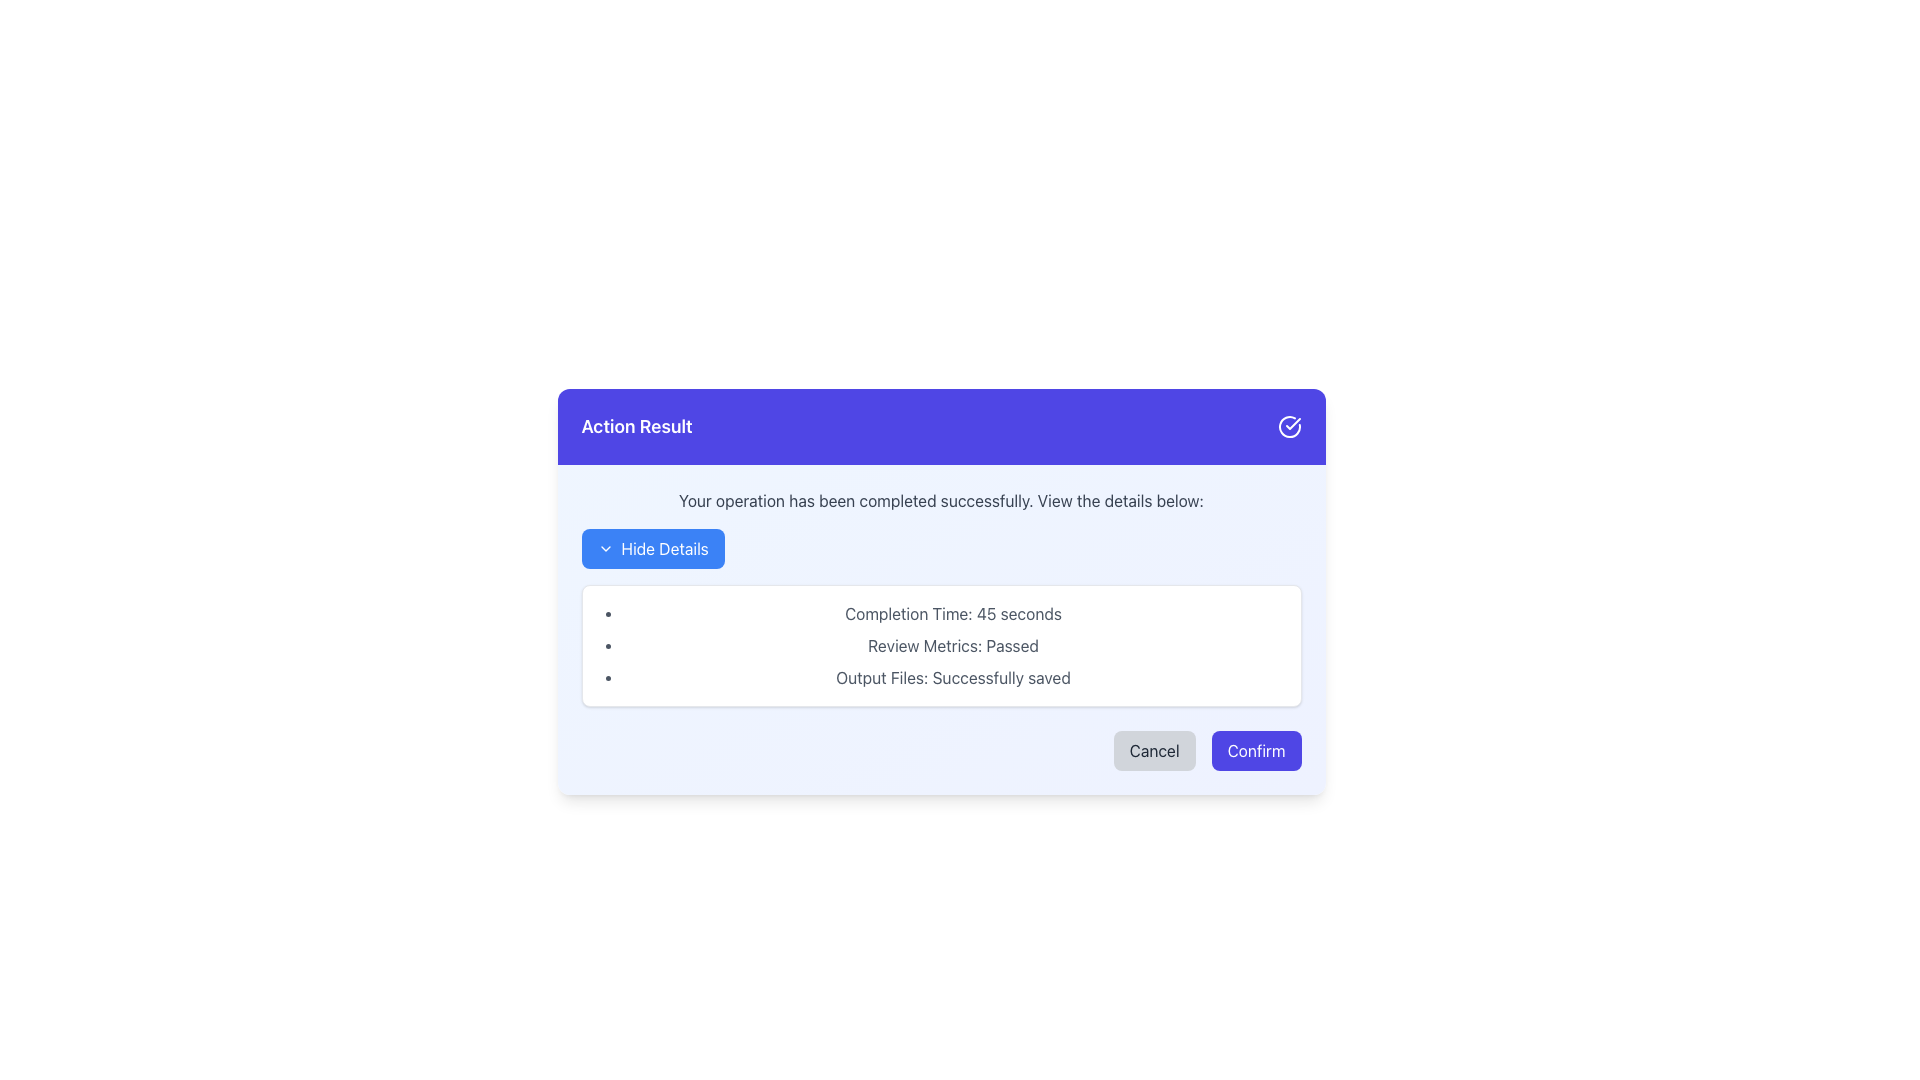 The width and height of the screenshot is (1920, 1080). Describe the element at coordinates (1289, 426) in the screenshot. I see `the circular checkmark icon in the top-right corner of the 'Action Result' purple header section` at that location.